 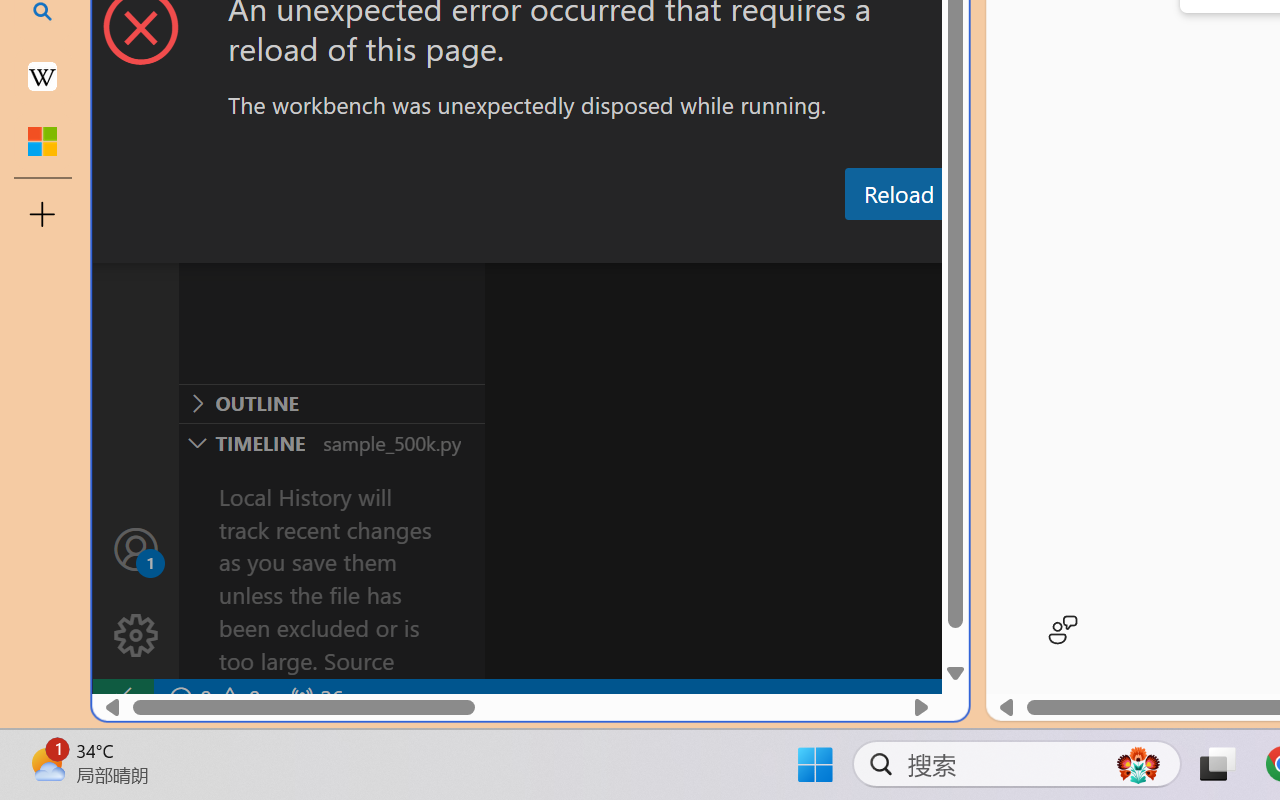 What do you see at coordinates (897, 192) in the screenshot?
I see `'Reload'` at bounding box center [897, 192].